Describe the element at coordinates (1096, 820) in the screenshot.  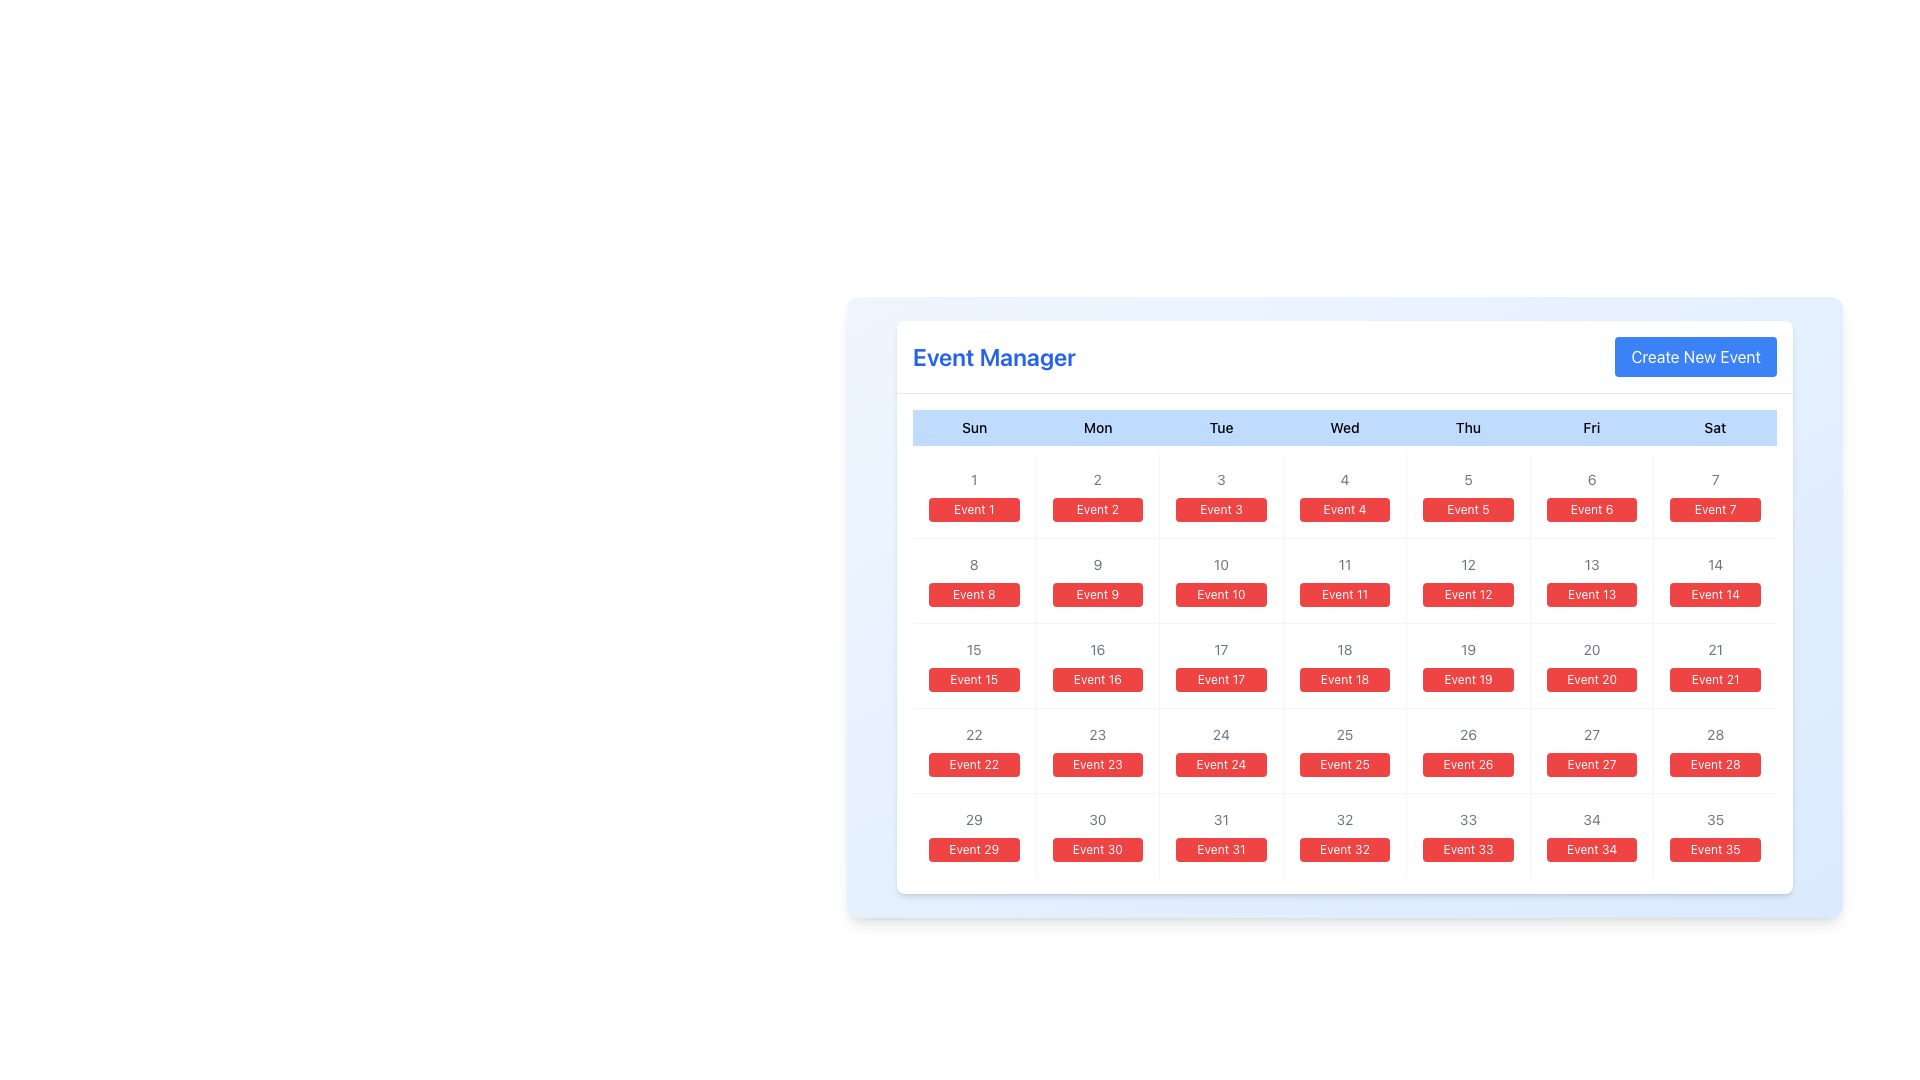
I see `information displayed in the Static Text representing day number '30' in the calendar grid` at that location.